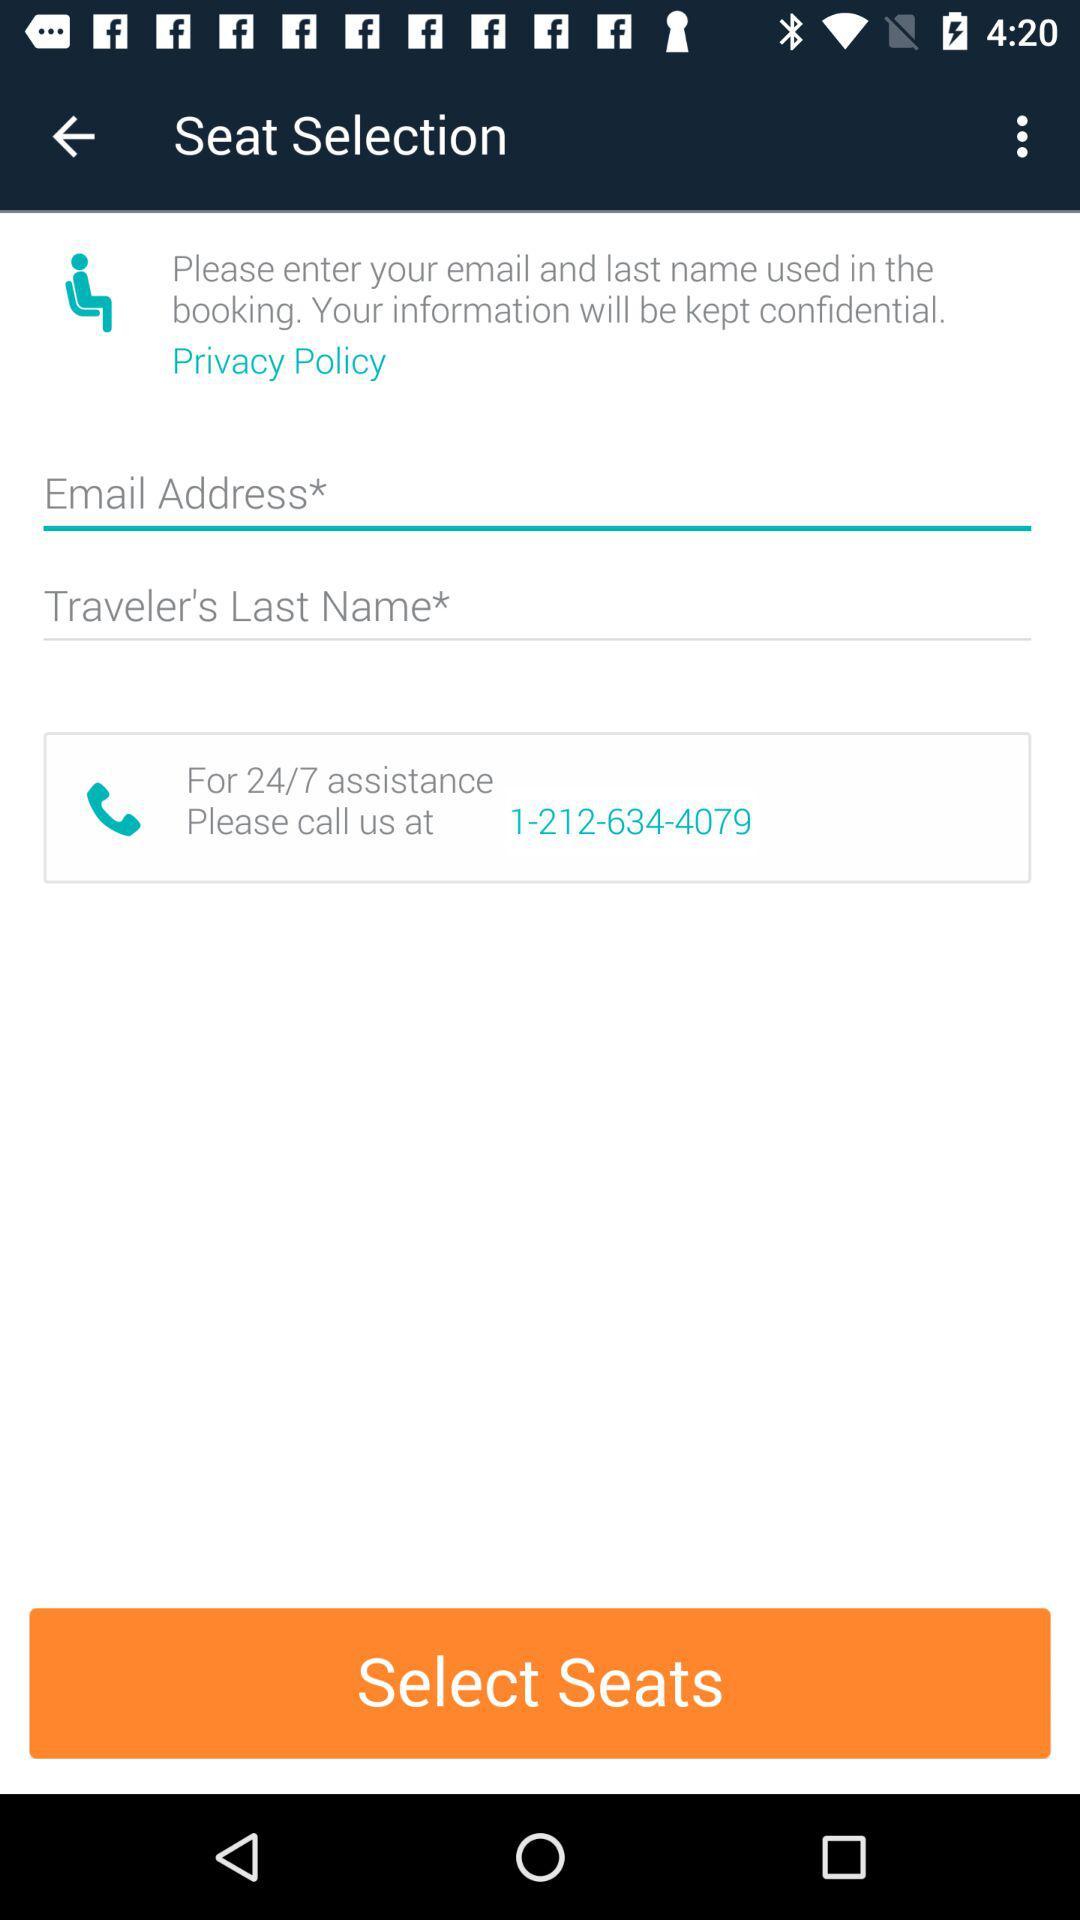  What do you see at coordinates (1027, 135) in the screenshot?
I see `the icon to the right of the seat selection item` at bounding box center [1027, 135].